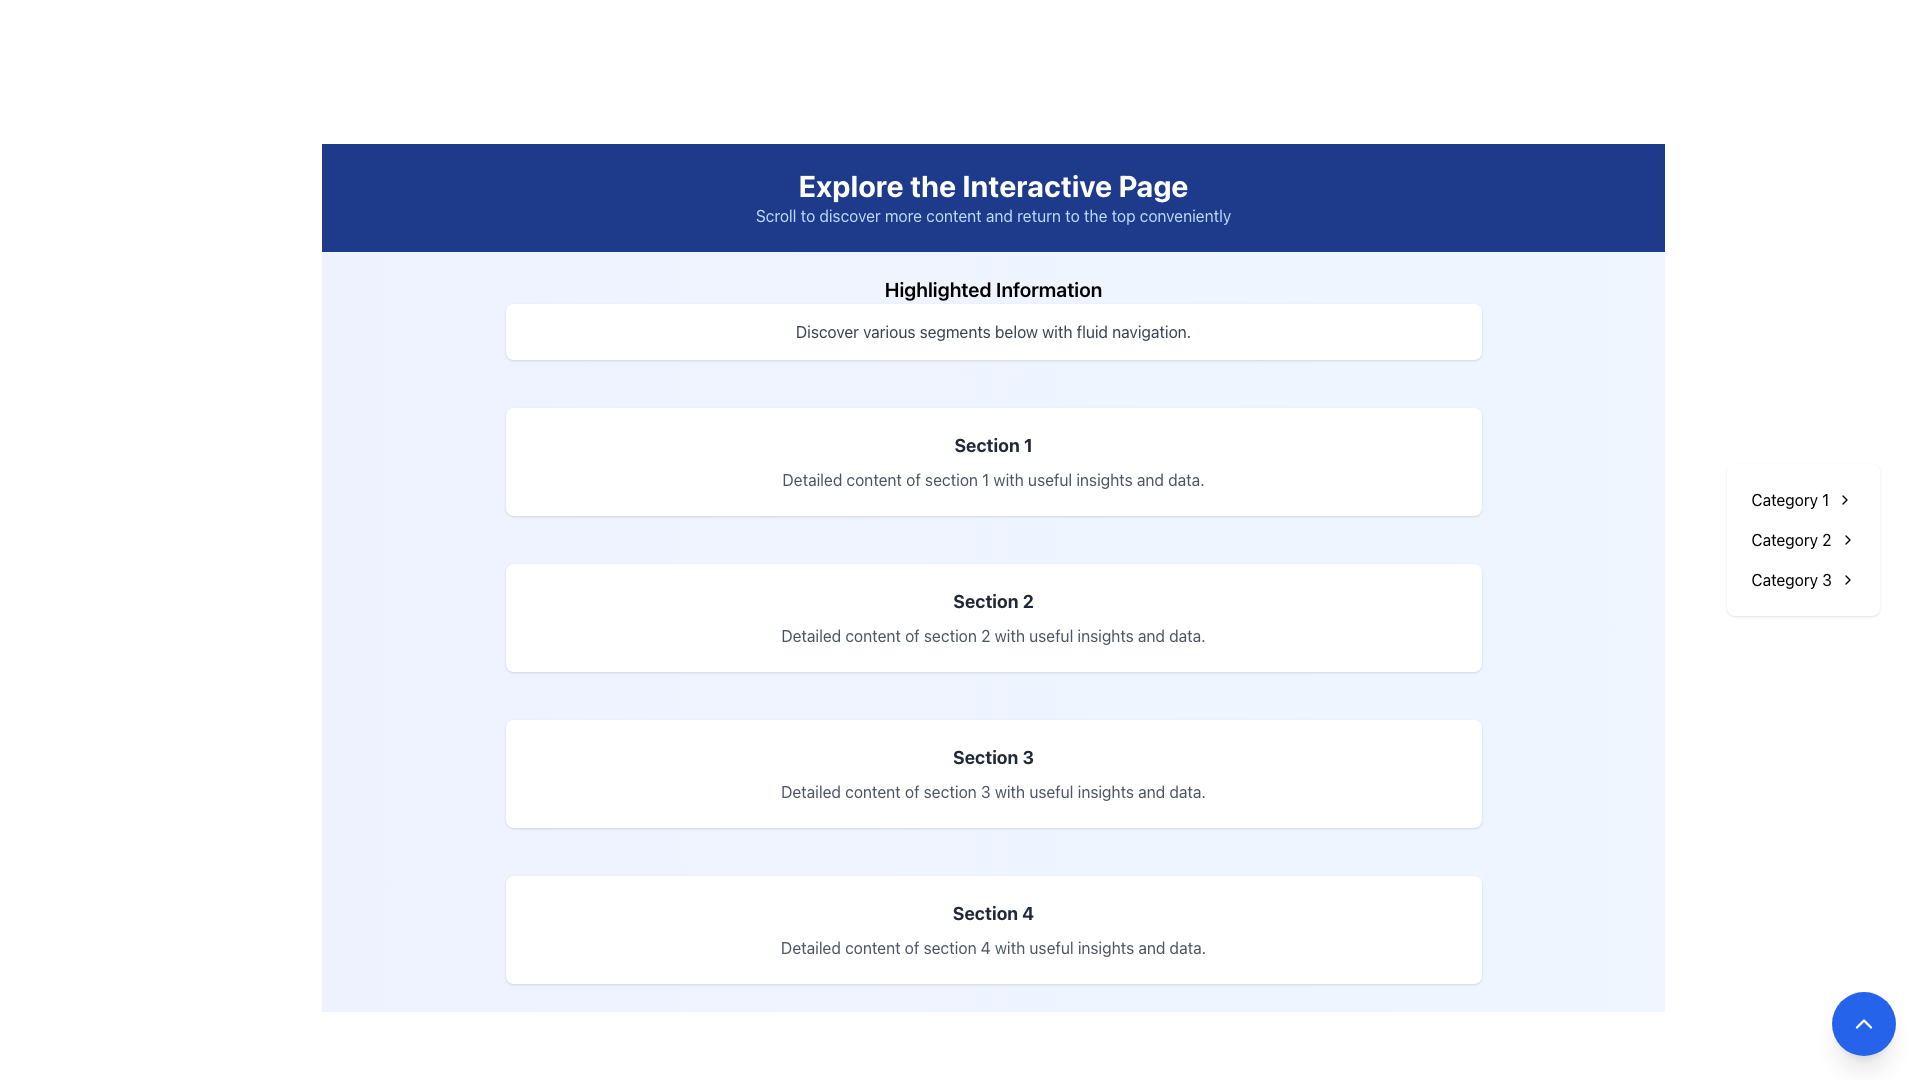 The image size is (1920, 1080). Describe the element at coordinates (993, 316) in the screenshot. I see `the text block titled 'Highlighted Information' that contains the subtitle 'Discover various segments below with fluid navigation.' This element is positioned centrally below the page header and above the sections labeled 'Section 1' through 'Section 15.'` at that location.